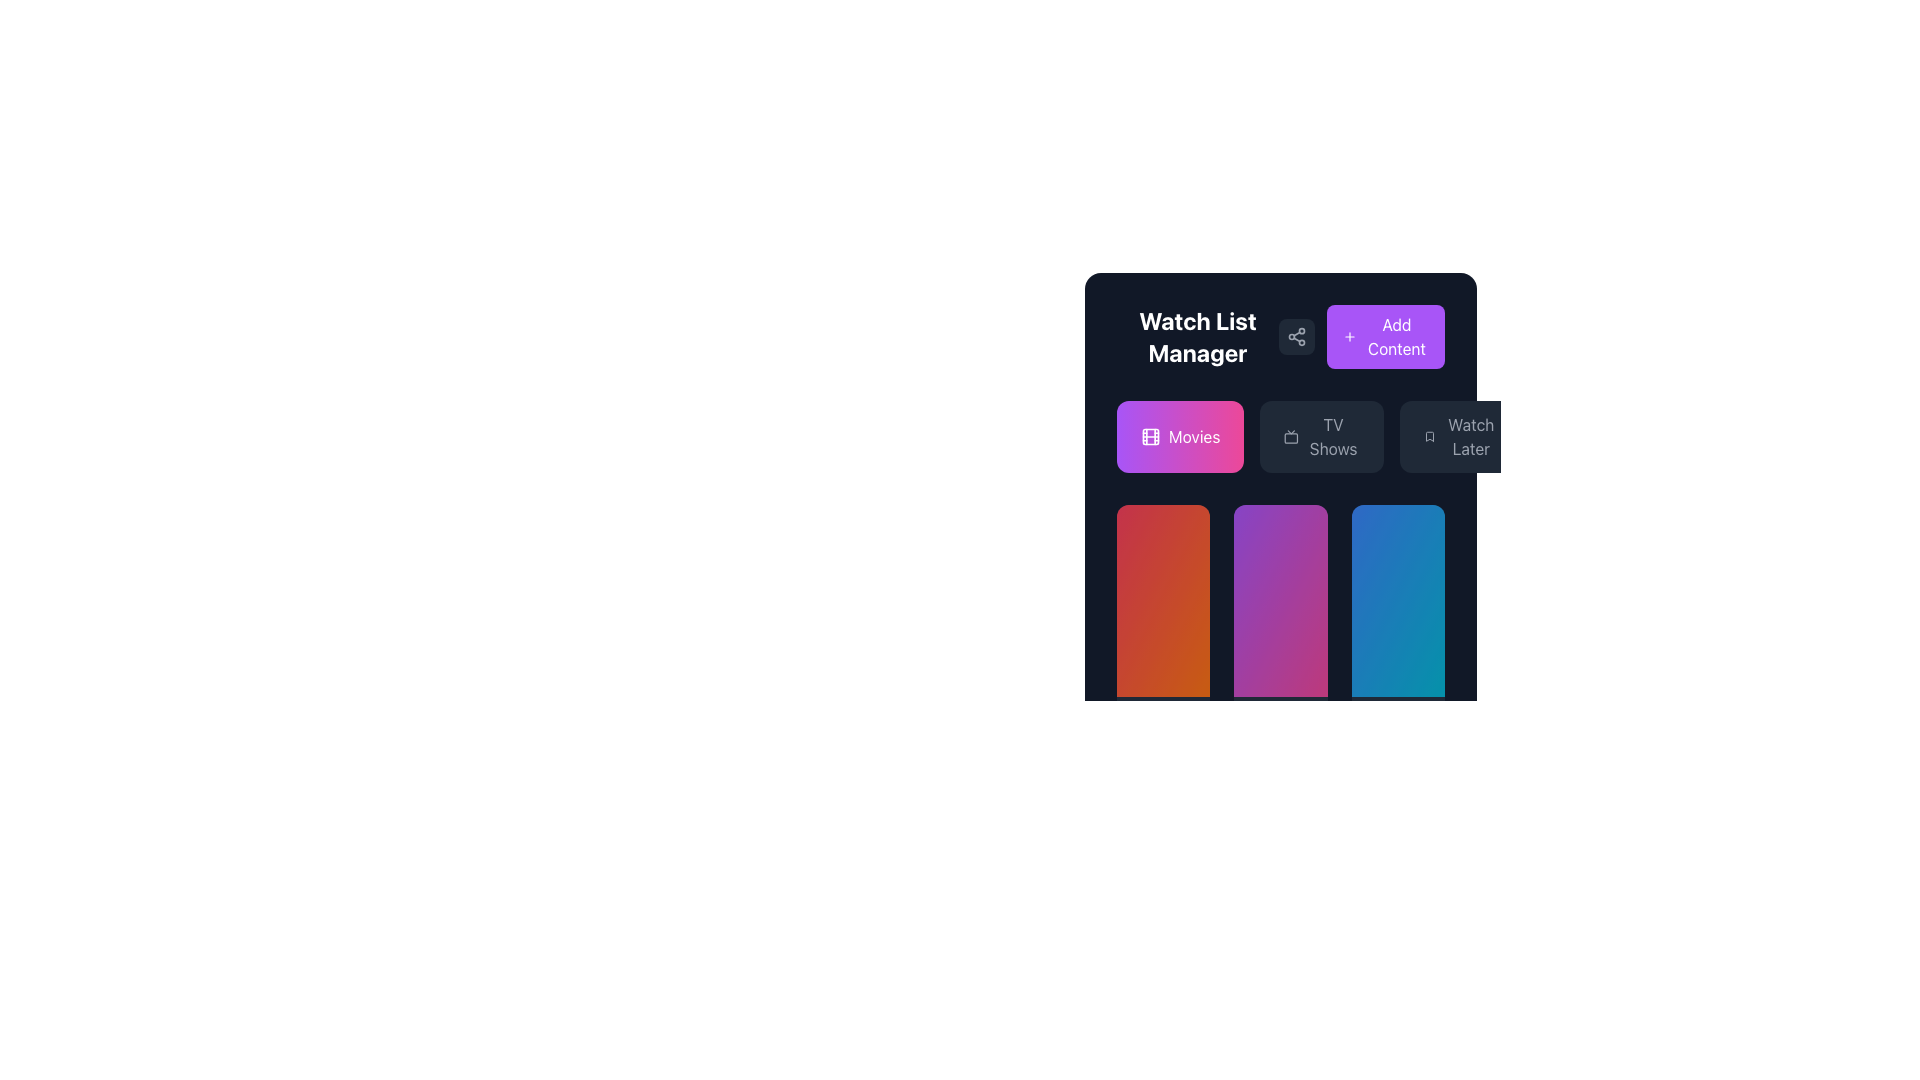 The height and width of the screenshot is (1080, 1920). What do you see at coordinates (1296, 335) in the screenshot?
I see `the share button located to the left of the 'Add Content' button in the toolbar under the 'Watch List Manager' heading` at bounding box center [1296, 335].